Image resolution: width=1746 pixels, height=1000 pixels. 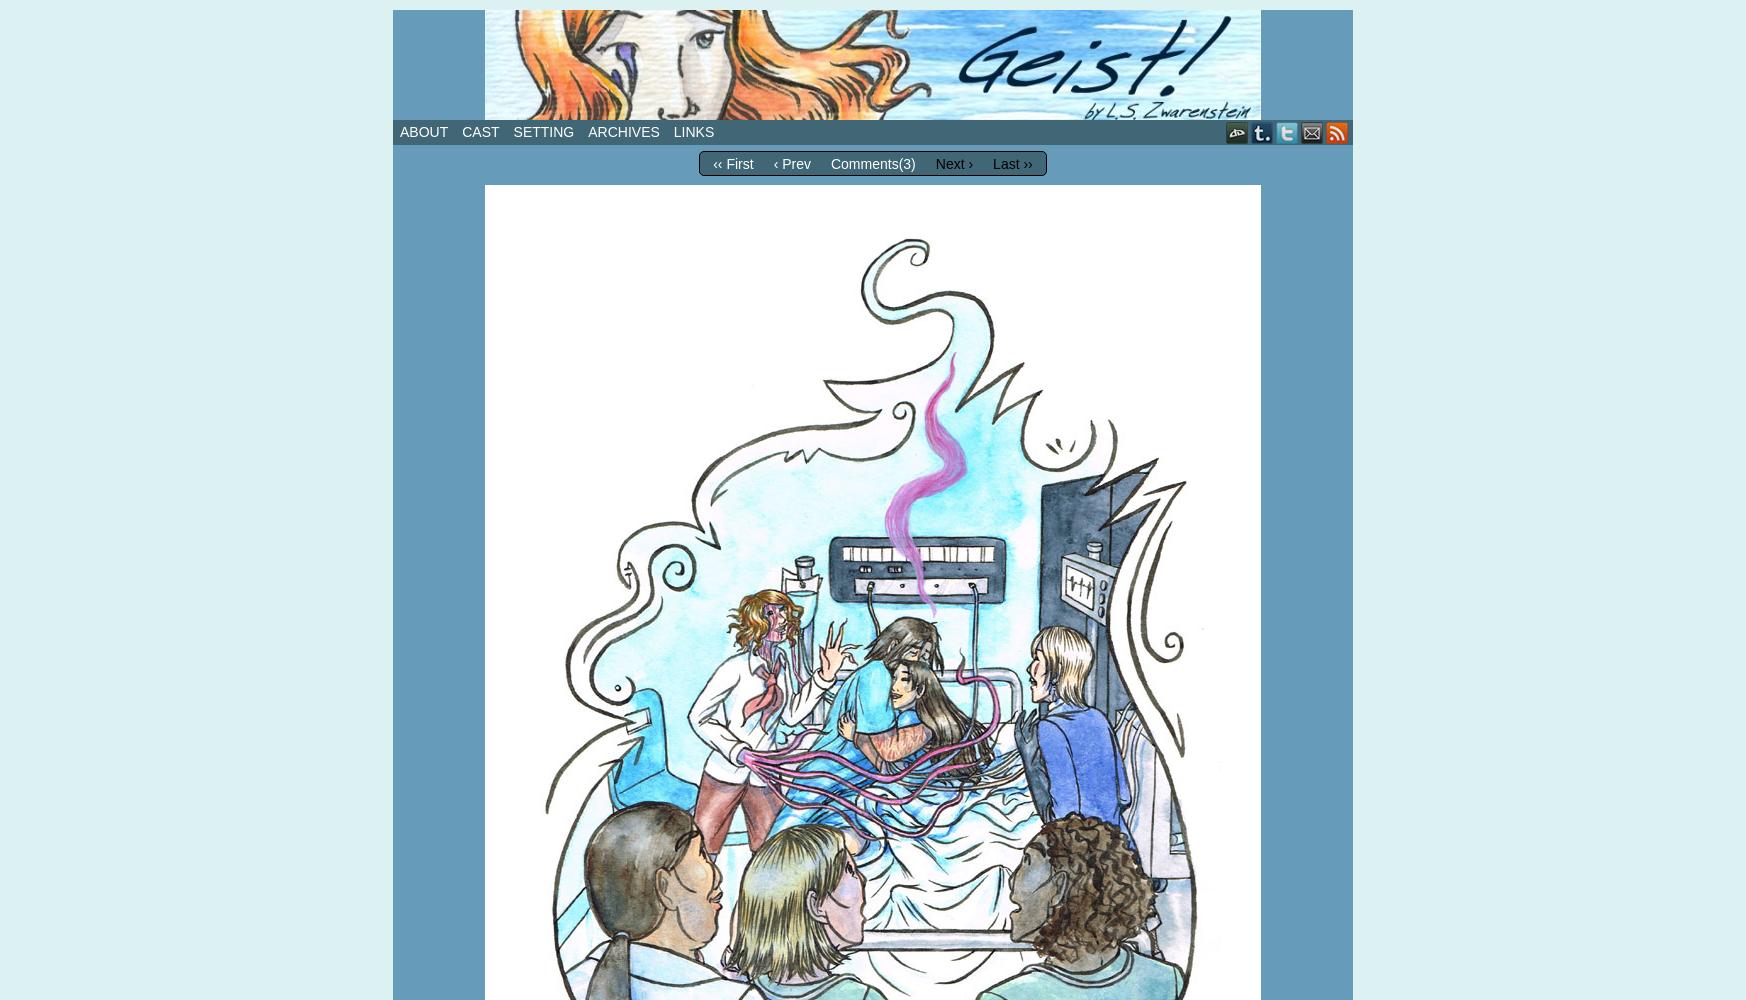 I want to click on 'Links', so click(x=693, y=132).